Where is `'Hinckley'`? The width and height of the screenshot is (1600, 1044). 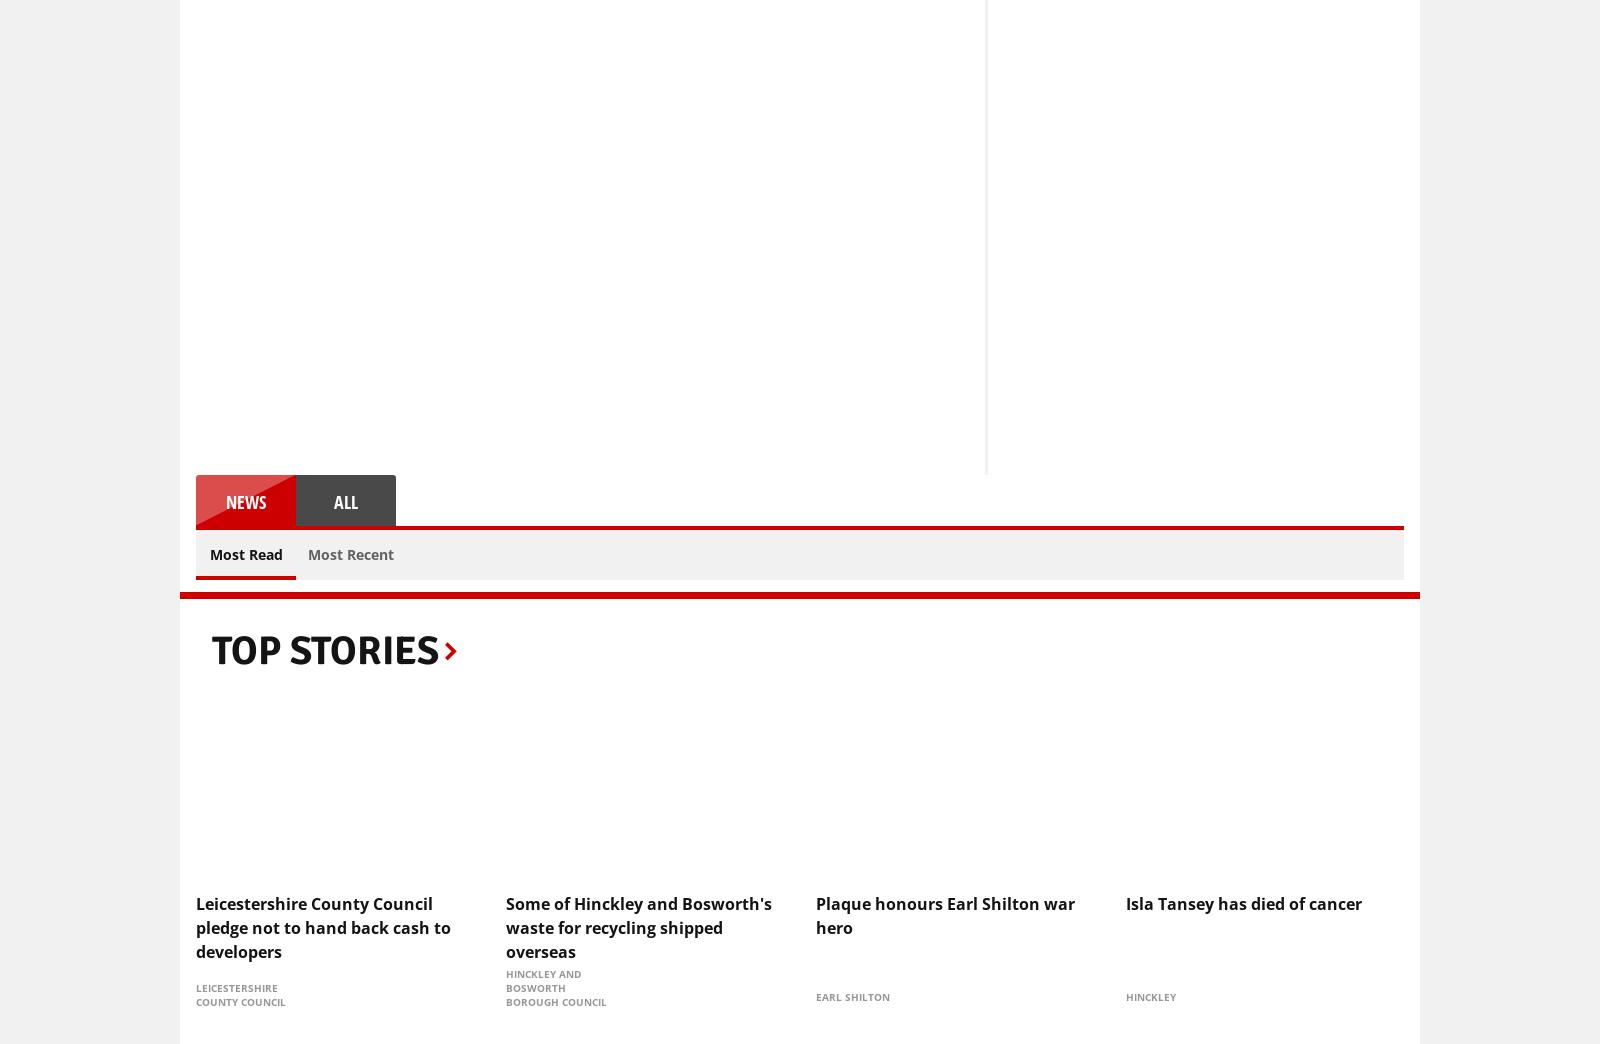
'Hinckley' is located at coordinates (1125, 995).